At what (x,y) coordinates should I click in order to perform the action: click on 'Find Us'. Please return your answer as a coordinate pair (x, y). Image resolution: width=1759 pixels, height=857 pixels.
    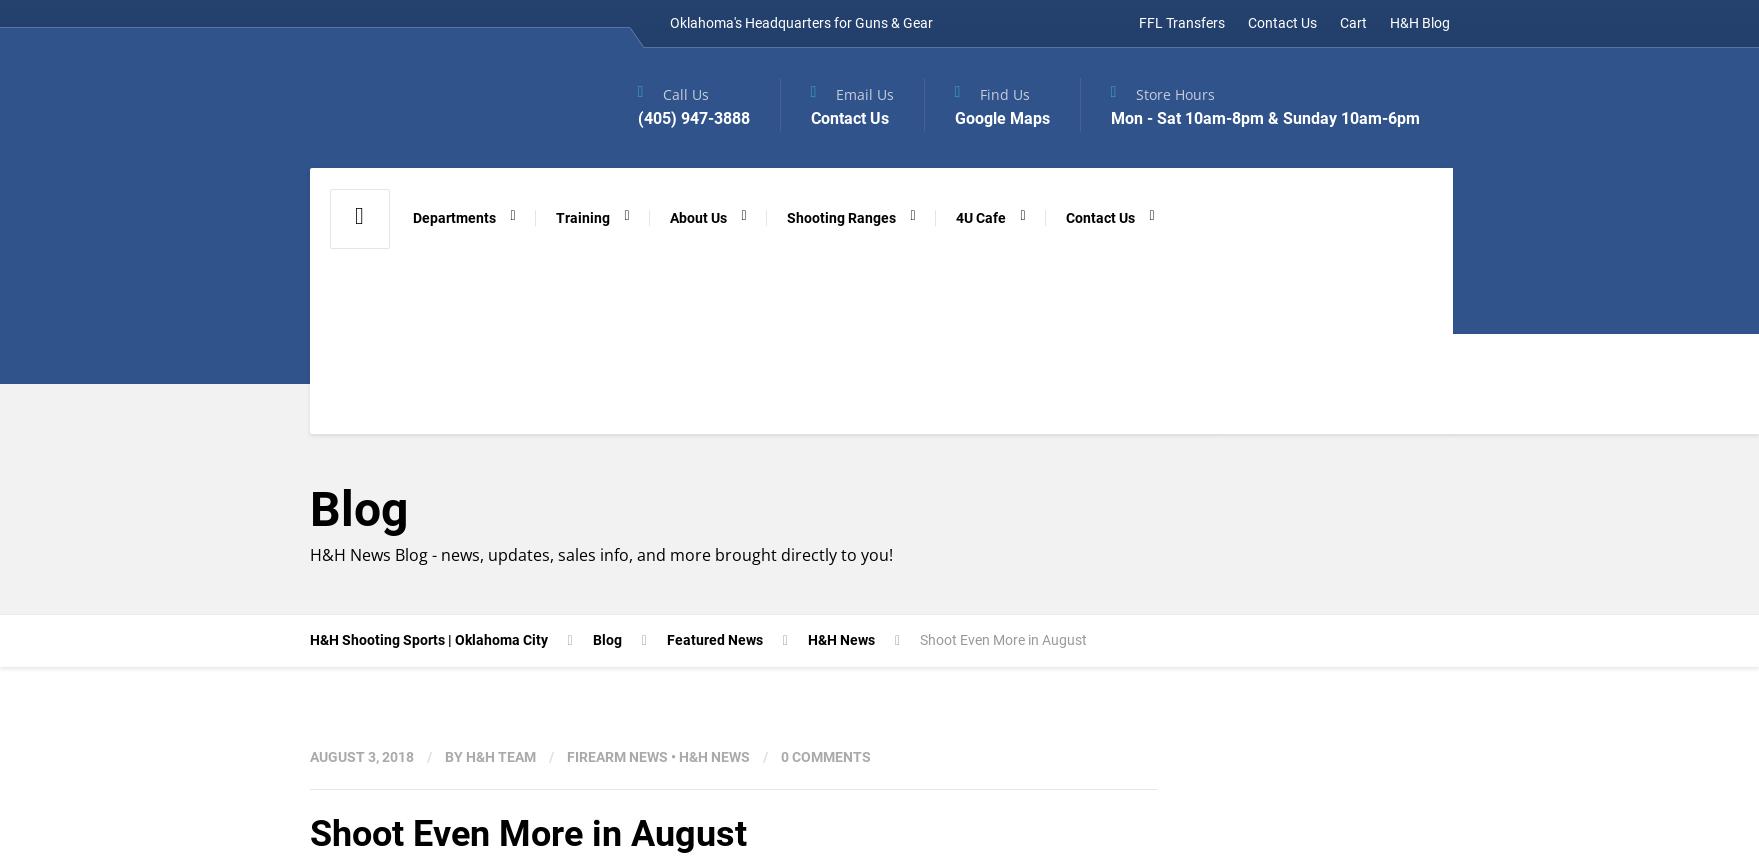
    Looking at the image, I should click on (1003, 93).